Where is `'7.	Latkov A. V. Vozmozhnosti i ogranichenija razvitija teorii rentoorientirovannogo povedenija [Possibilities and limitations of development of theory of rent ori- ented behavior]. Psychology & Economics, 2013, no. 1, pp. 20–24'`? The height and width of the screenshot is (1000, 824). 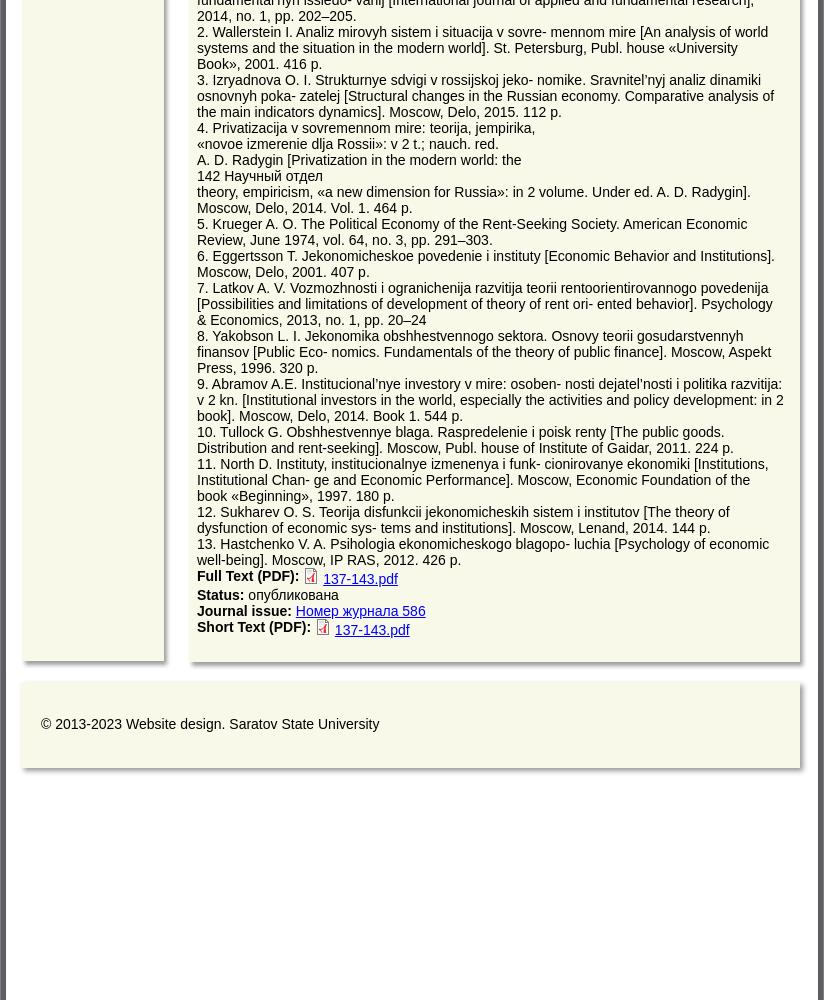
'7.	Latkov A. V. Vozmozhnosti i ogranichenija razvitija teorii rentoorientirovannogo povedenija [Possibilities and limitations of development of theory of rent ori- ented behavior]. Psychology & Economics, 2013, no. 1, pp. 20–24' is located at coordinates (483, 304).